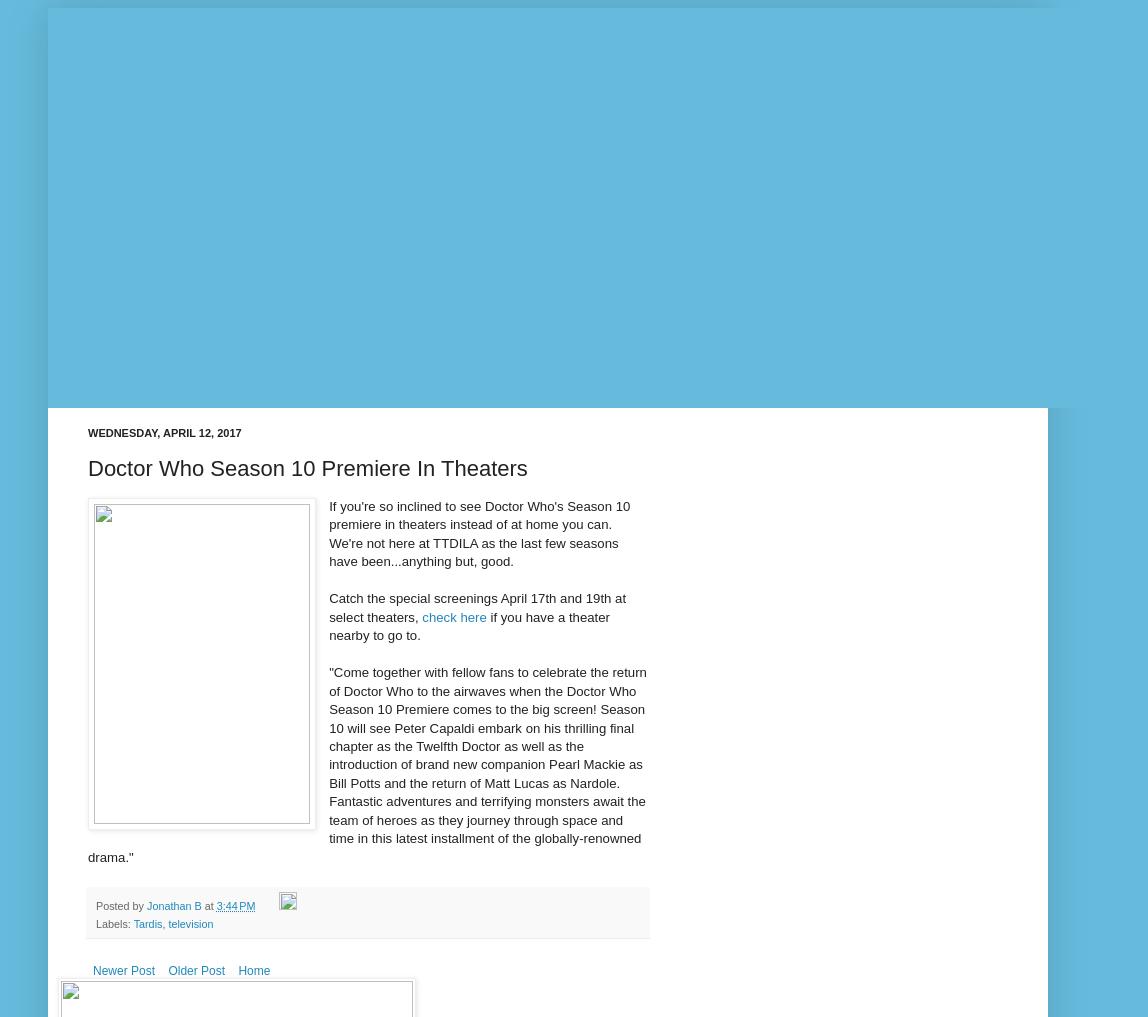  What do you see at coordinates (190, 922) in the screenshot?
I see `'television'` at bounding box center [190, 922].